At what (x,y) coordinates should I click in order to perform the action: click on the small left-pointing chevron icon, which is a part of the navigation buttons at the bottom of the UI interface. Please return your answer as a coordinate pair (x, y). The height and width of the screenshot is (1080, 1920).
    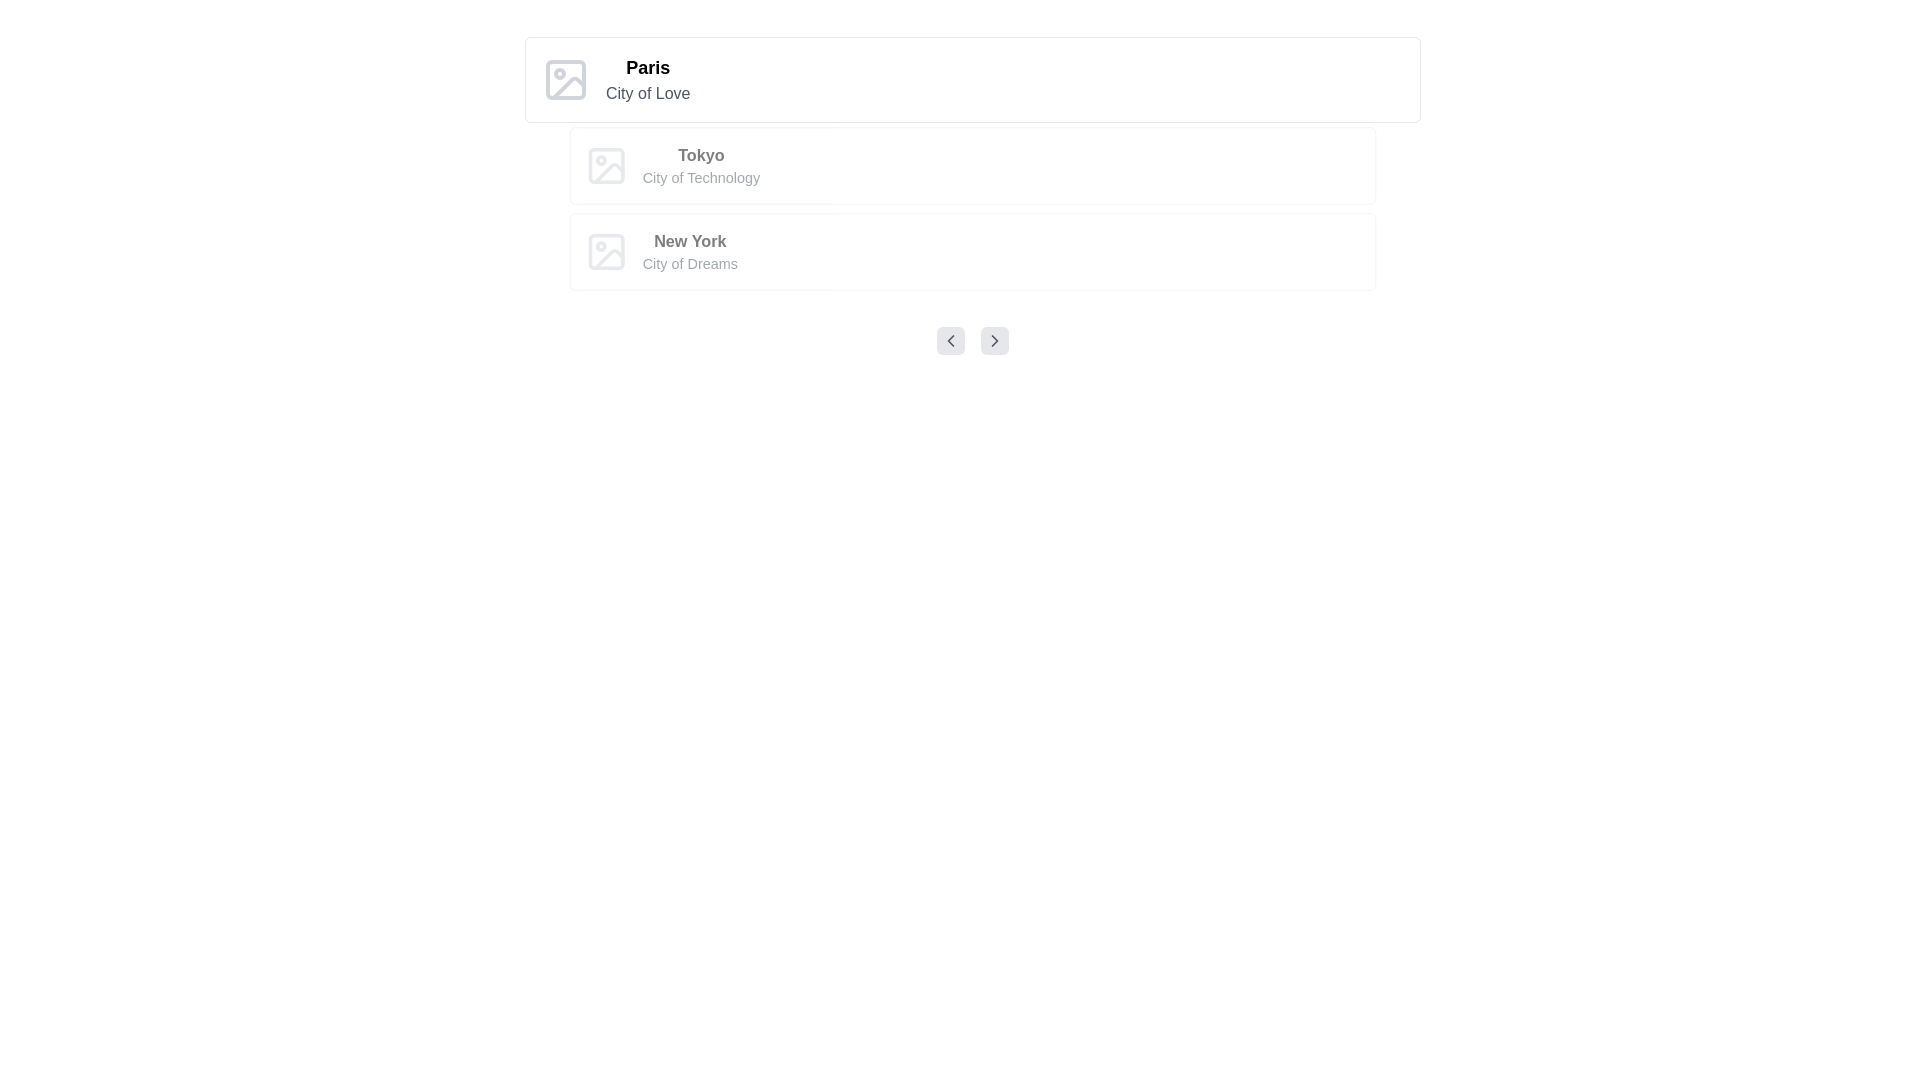
    Looking at the image, I should click on (949, 339).